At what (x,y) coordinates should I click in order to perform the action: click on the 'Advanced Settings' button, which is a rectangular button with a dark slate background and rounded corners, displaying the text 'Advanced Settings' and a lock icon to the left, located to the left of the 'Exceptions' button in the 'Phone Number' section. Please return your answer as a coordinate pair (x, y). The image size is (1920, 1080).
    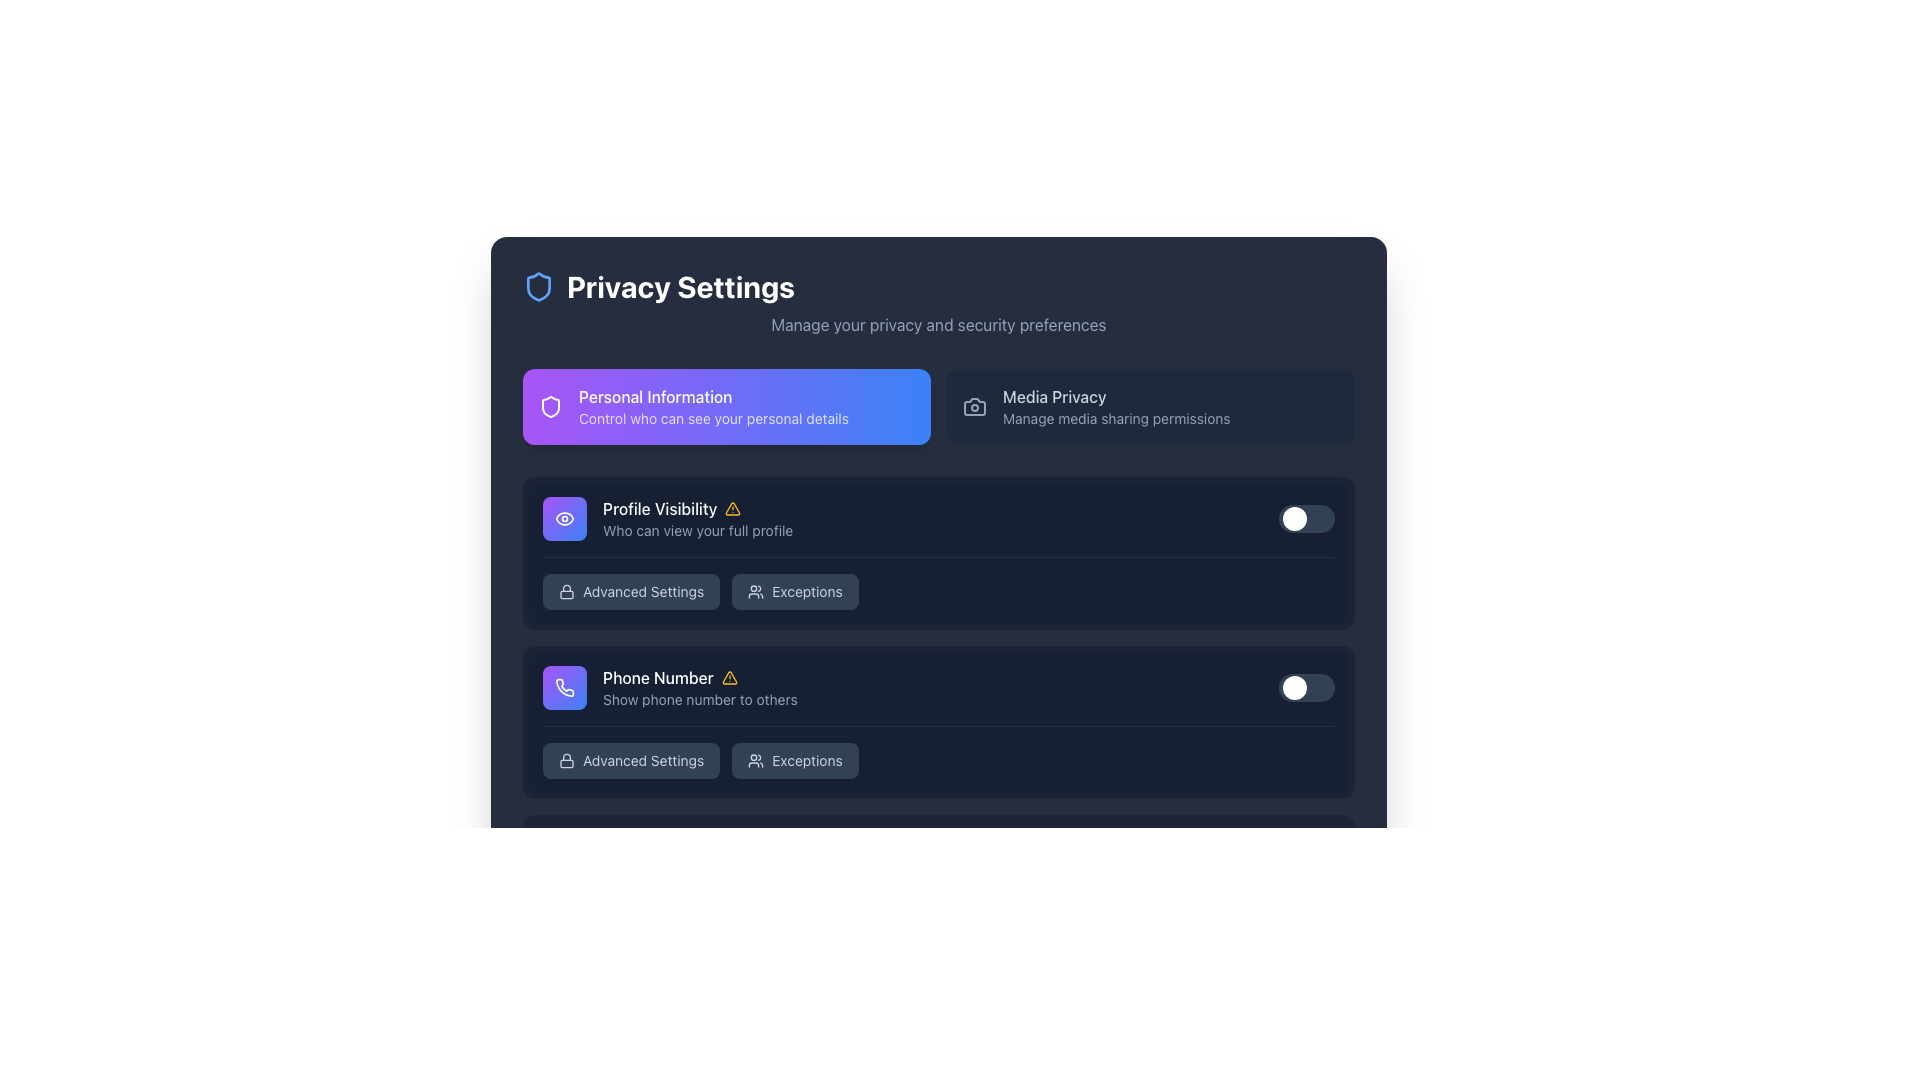
    Looking at the image, I should click on (630, 760).